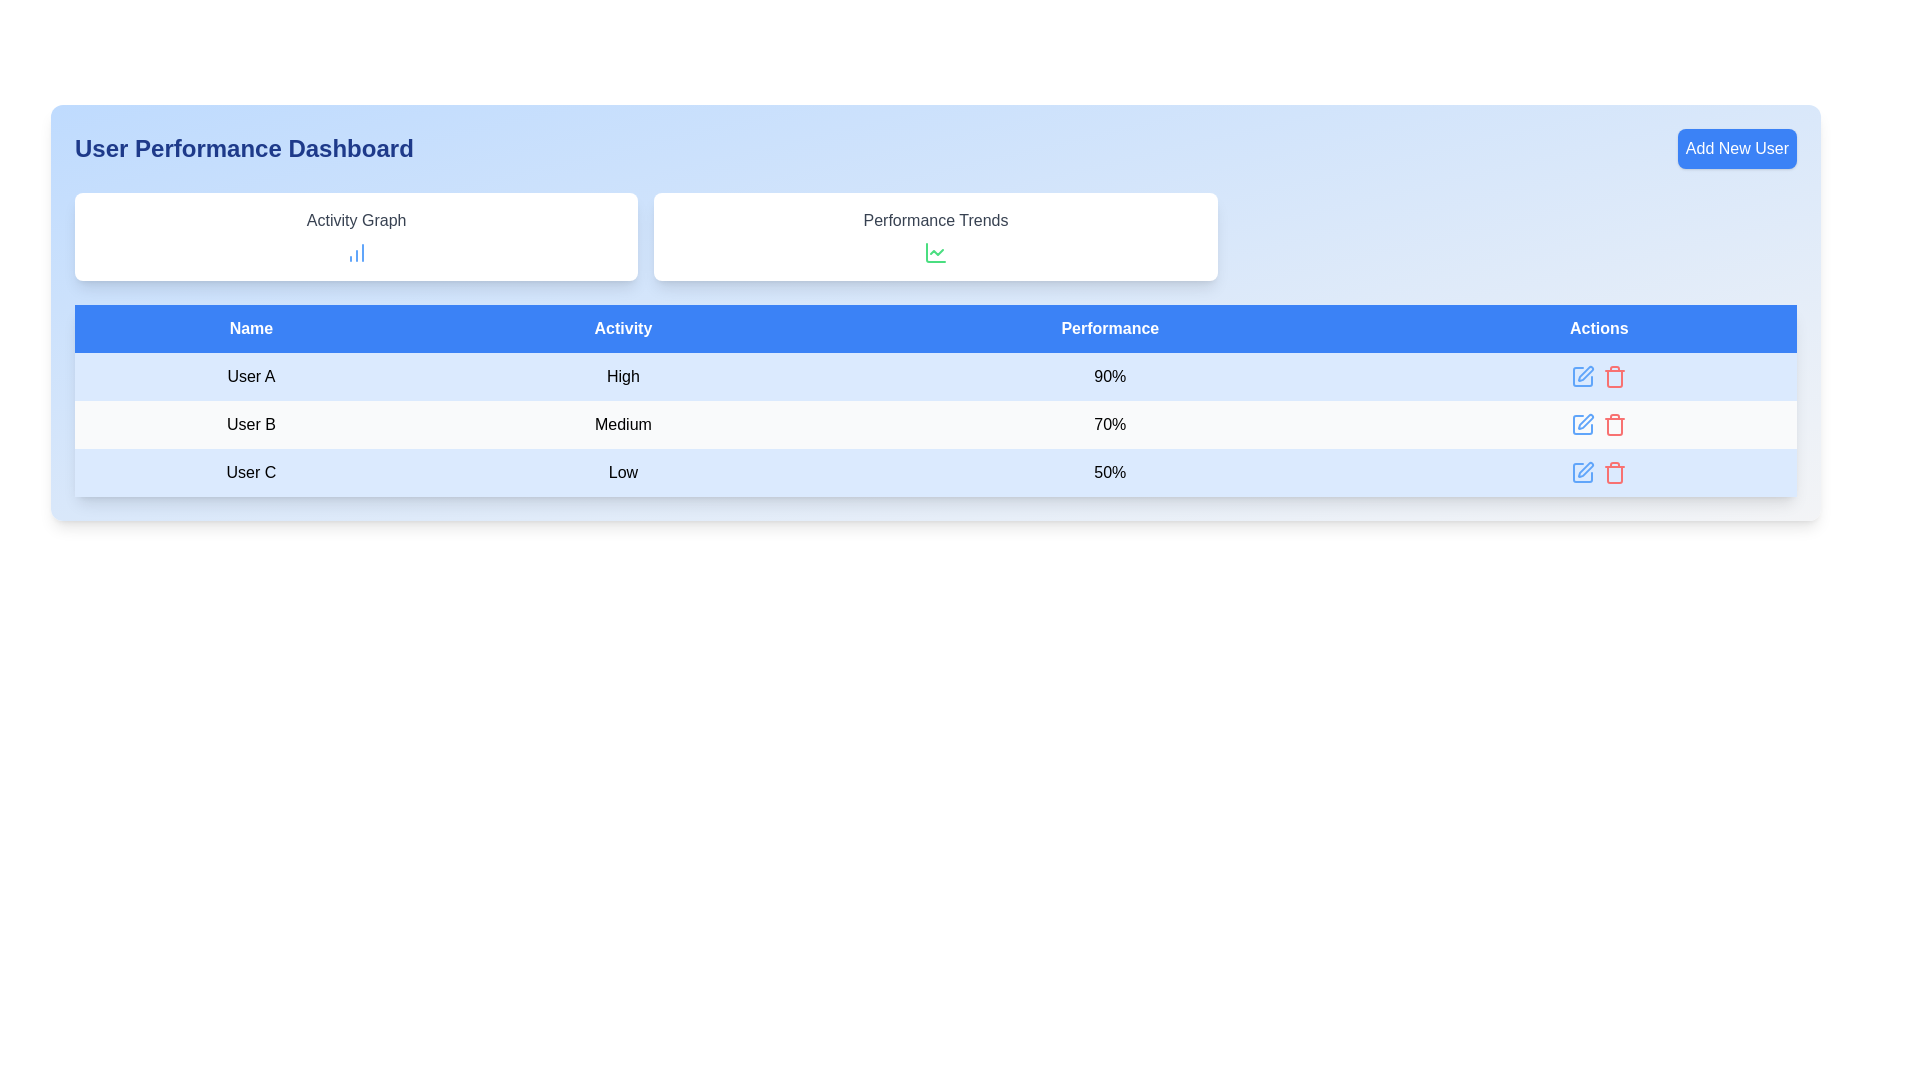 This screenshot has width=1920, height=1080. Describe the element at coordinates (1598, 327) in the screenshot. I see `the Table Header Cell labeled 'Actions', which has a bold blue background and white centrally aligned text, positioned at the far-right of the header row in the table` at that location.